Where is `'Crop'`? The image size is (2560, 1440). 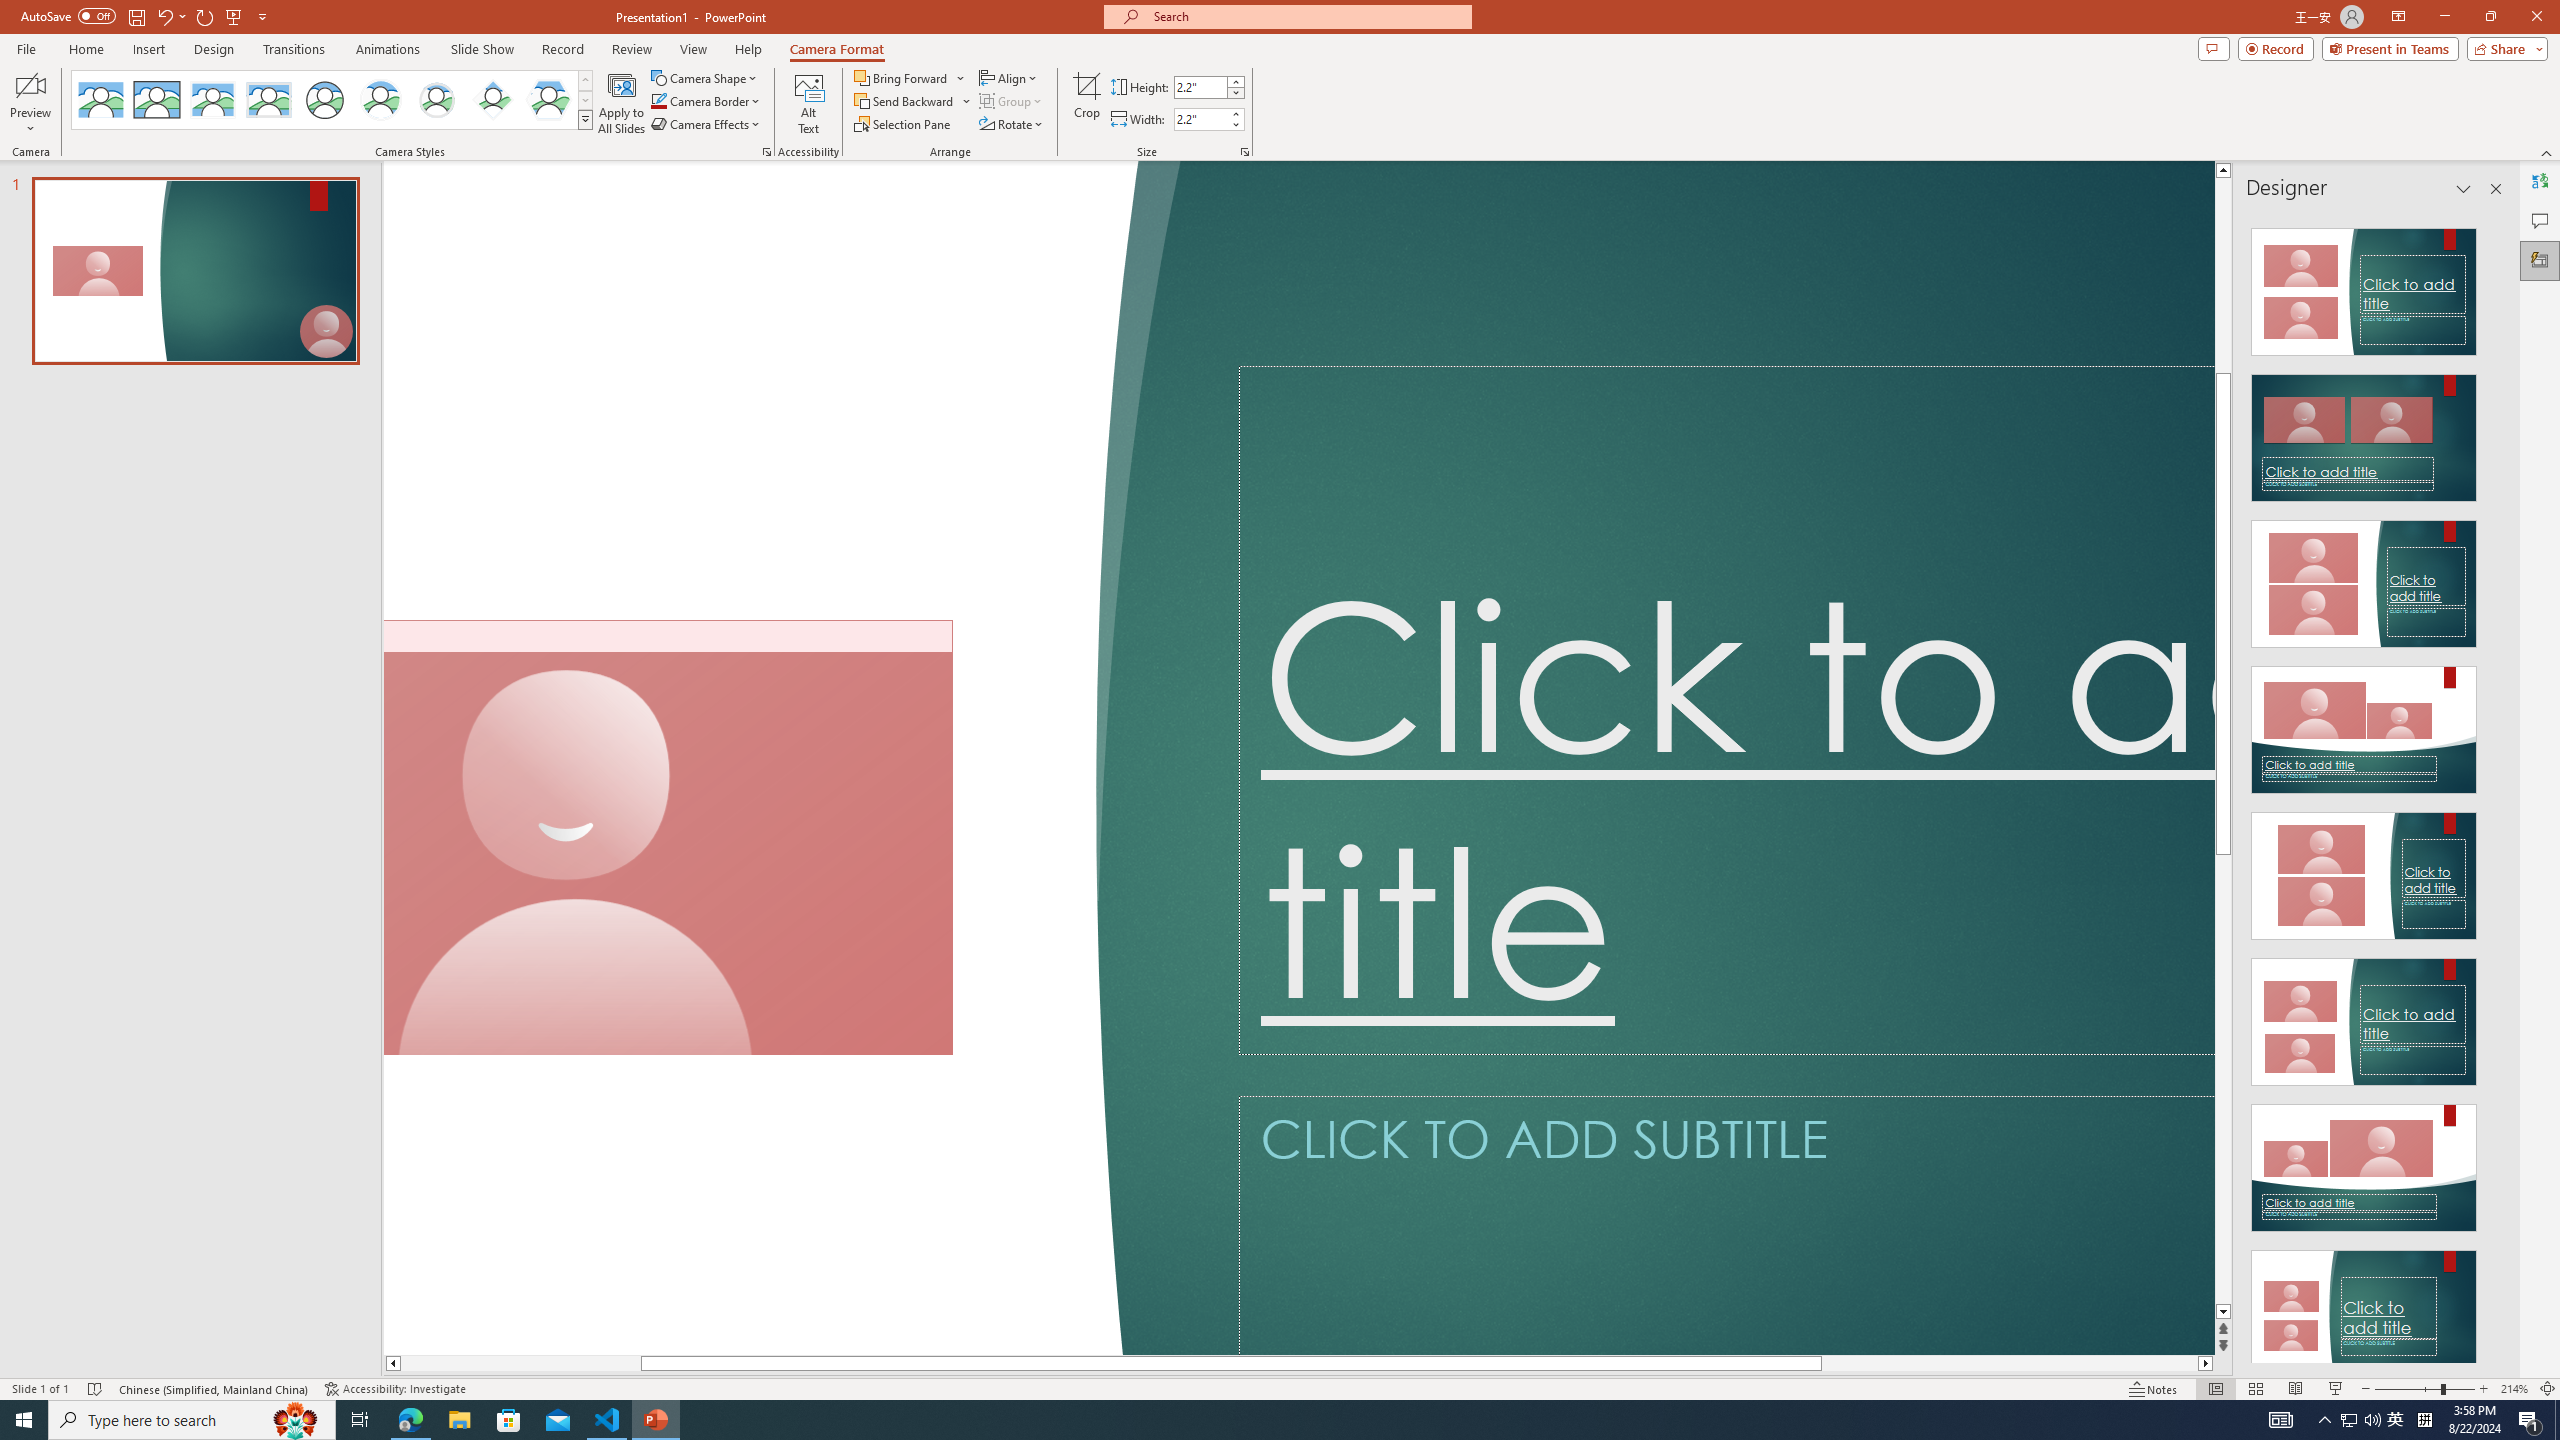 'Crop' is located at coordinates (1085, 103).